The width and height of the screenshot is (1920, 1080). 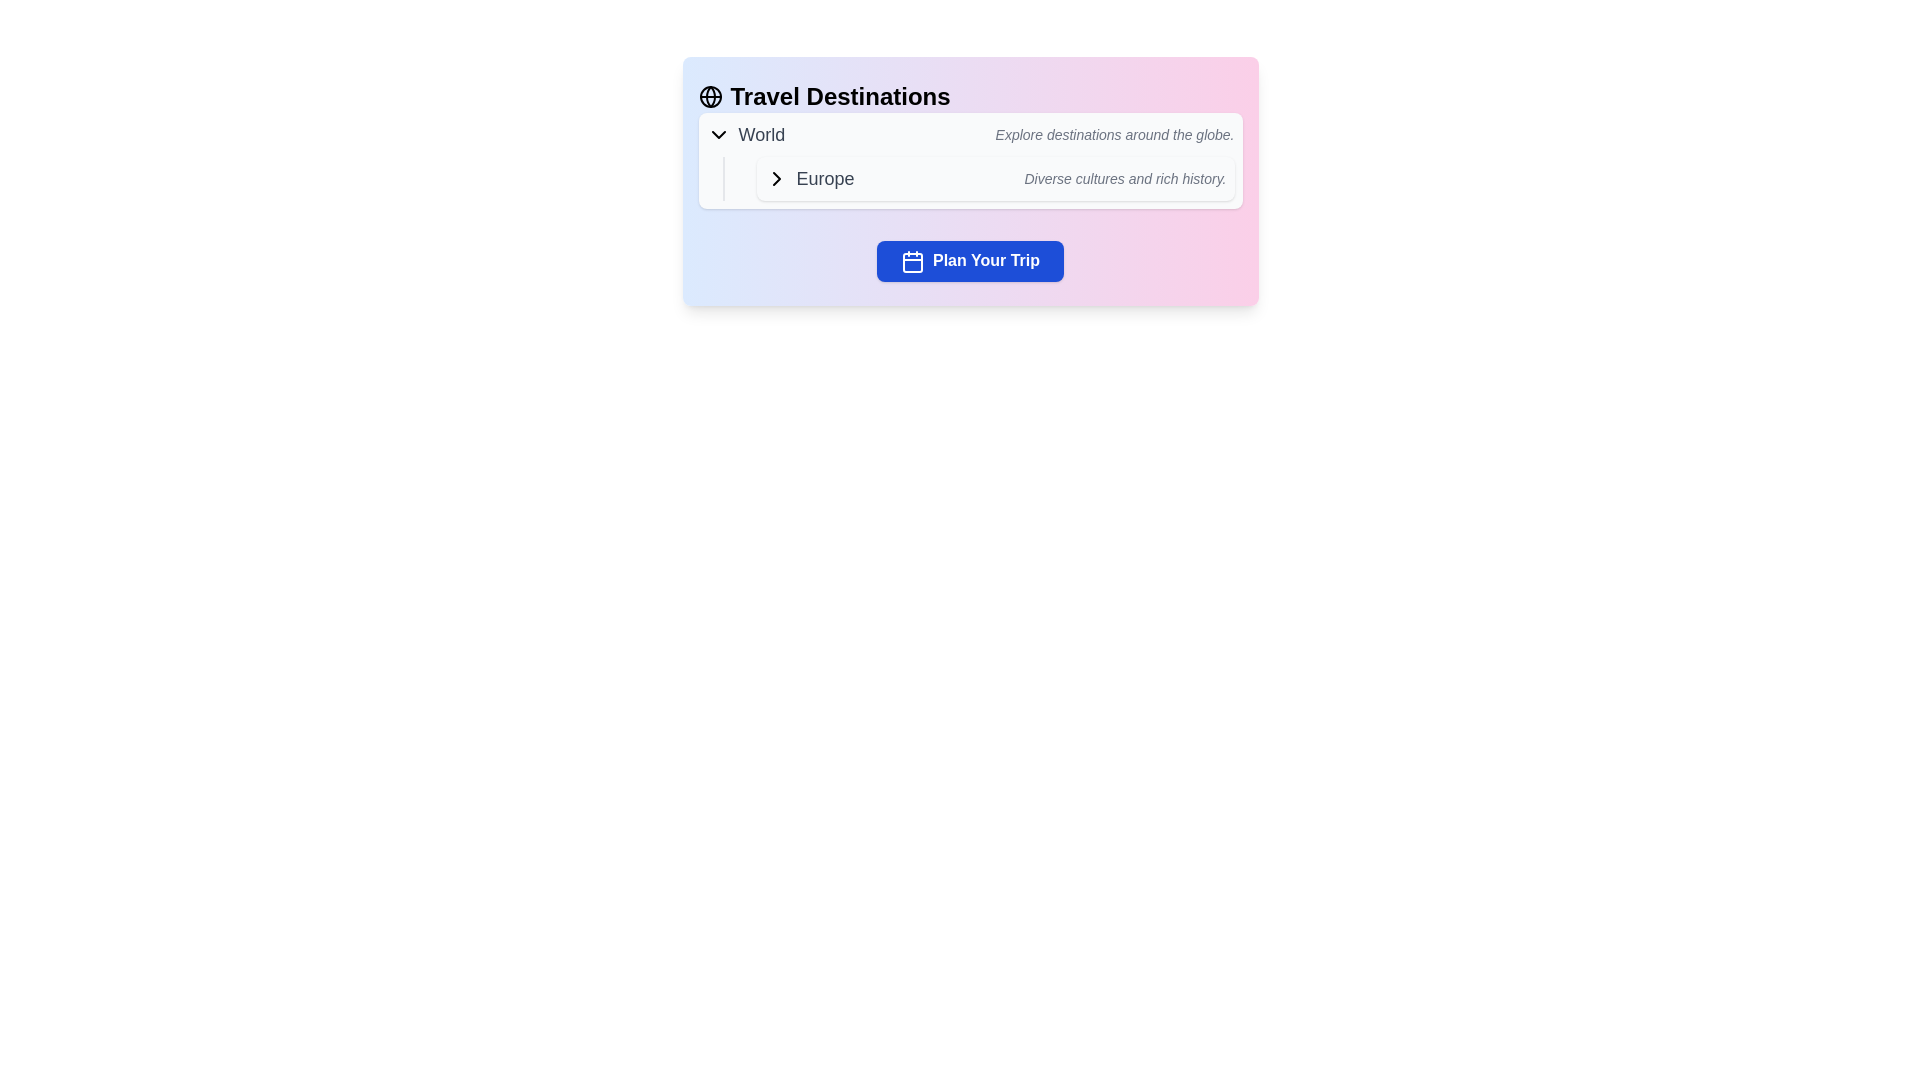 What do you see at coordinates (970, 160) in the screenshot?
I see `the nested list or accordion component for travel destinations to emphasize or reveal additional details` at bounding box center [970, 160].